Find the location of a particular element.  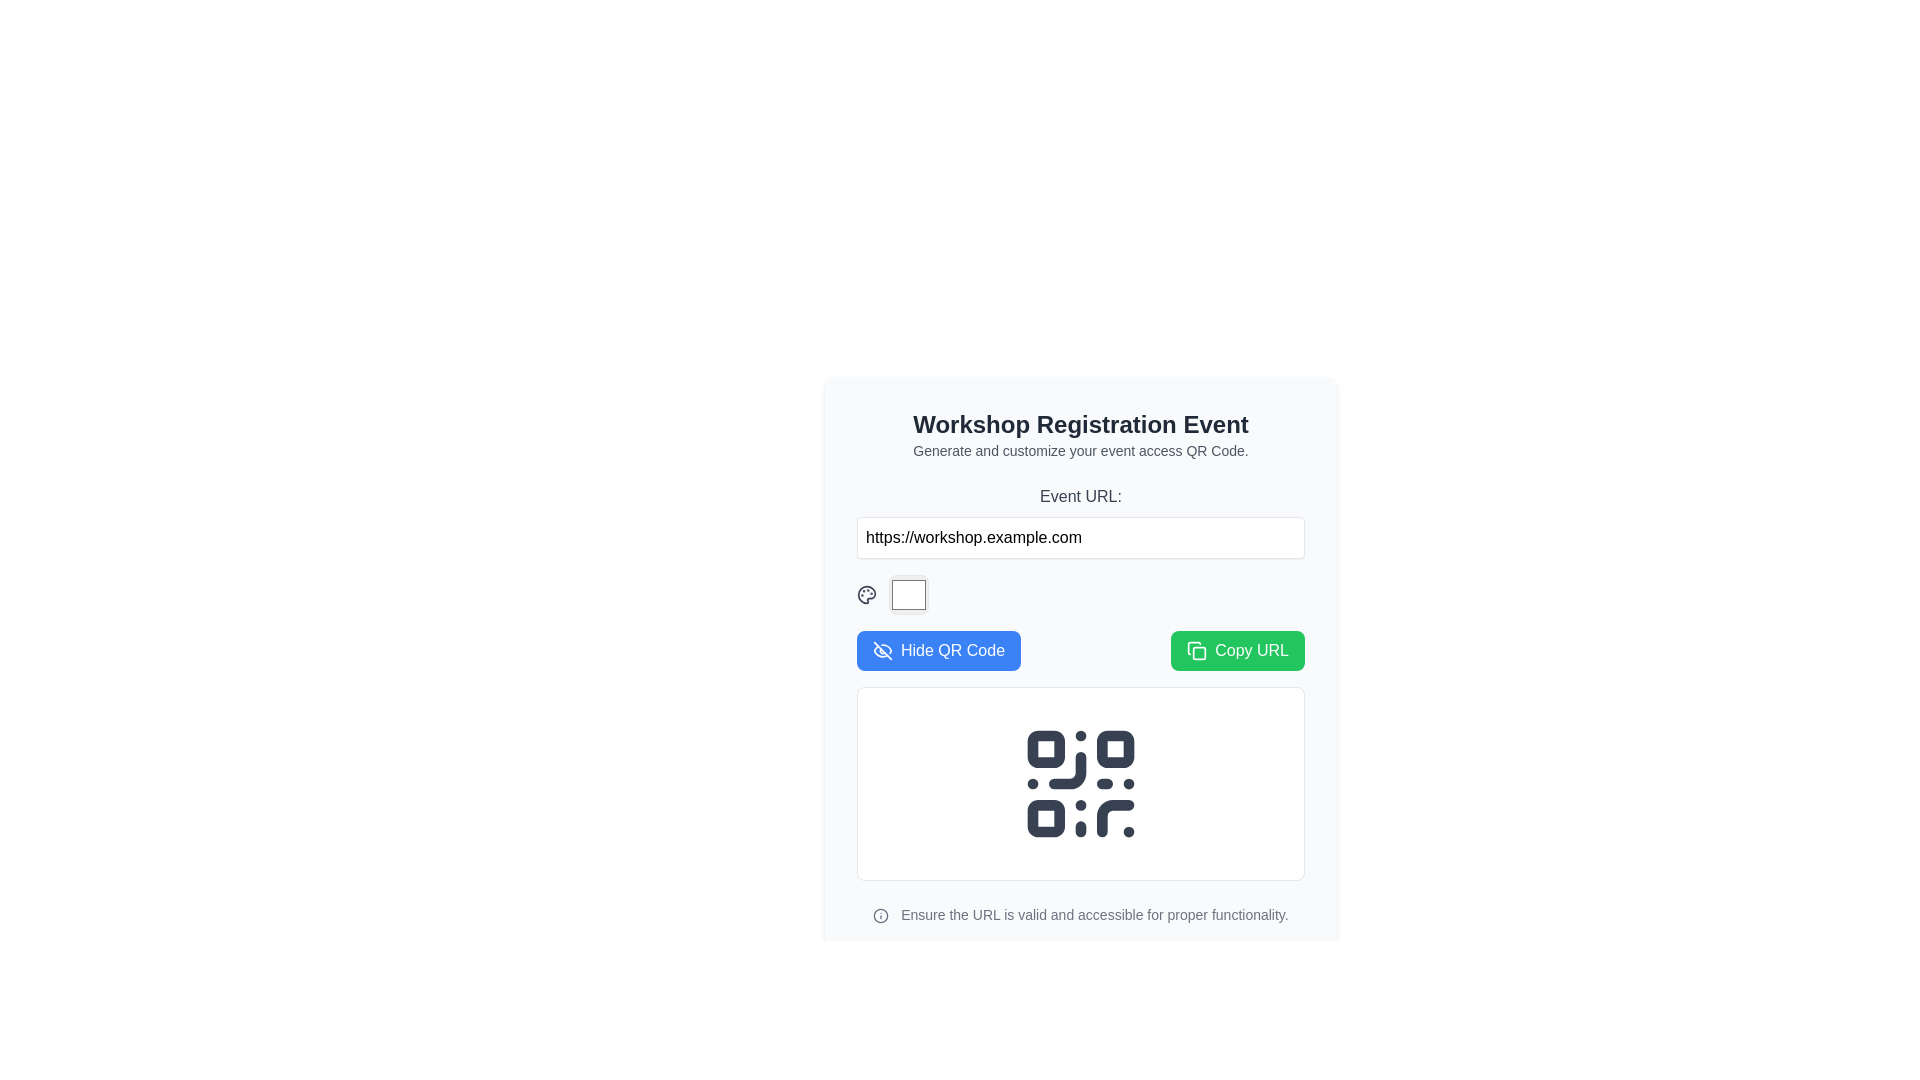

the small rounded square in the top-right corner of the QR code graphic, which is part of the stylistic decoration is located at coordinates (1114, 749).